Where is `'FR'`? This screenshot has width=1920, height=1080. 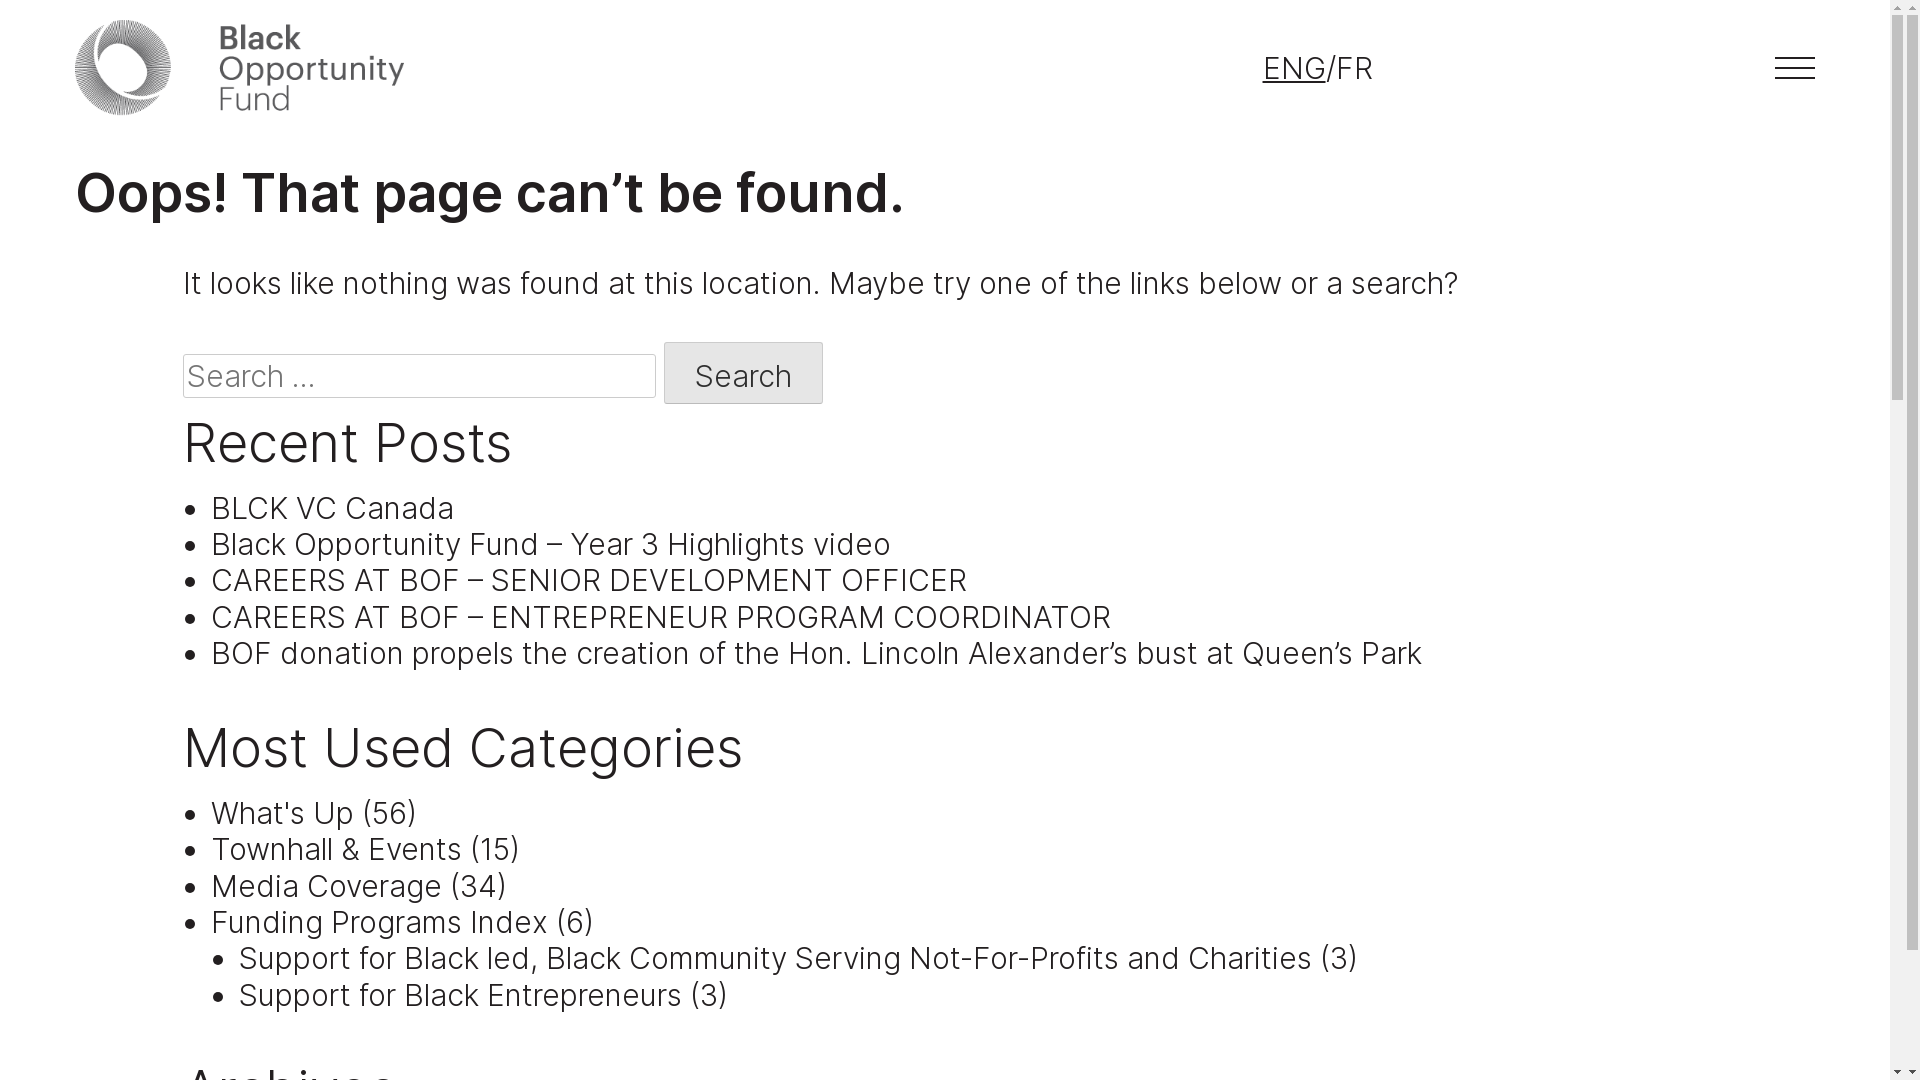
'FR' is located at coordinates (1354, 67).